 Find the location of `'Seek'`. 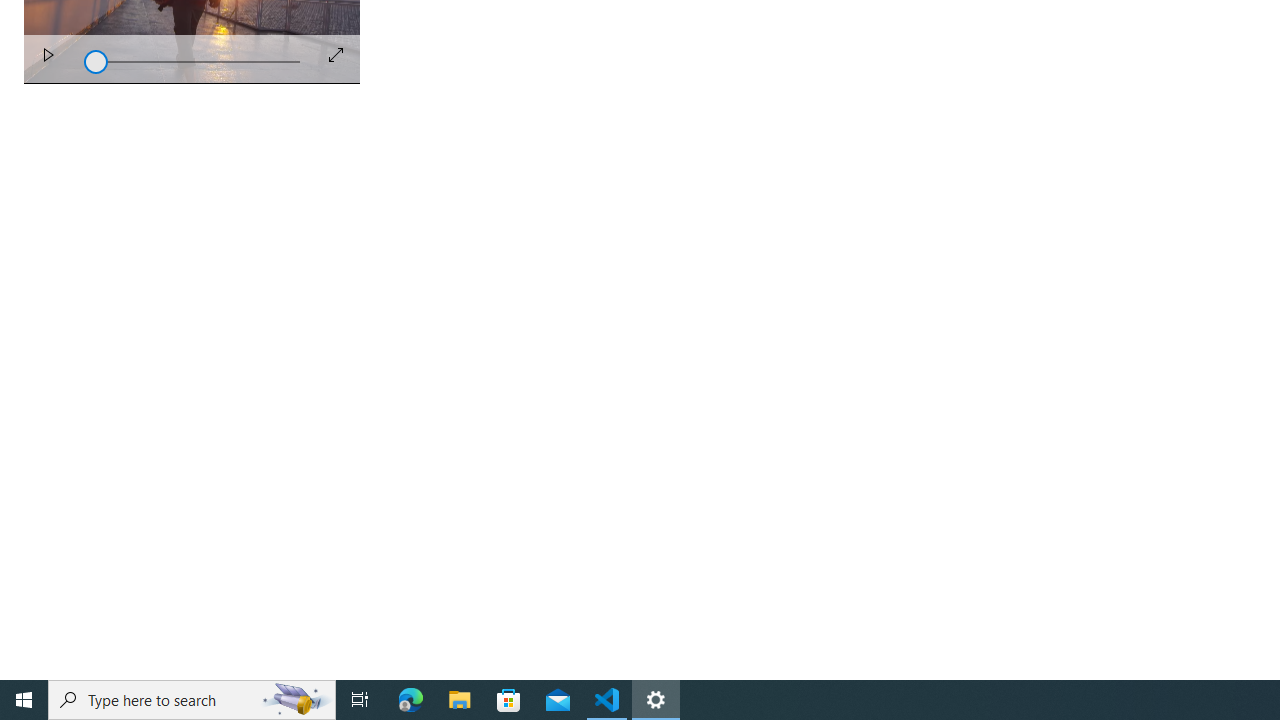

'Seek' is located at coordinates (192, 58).